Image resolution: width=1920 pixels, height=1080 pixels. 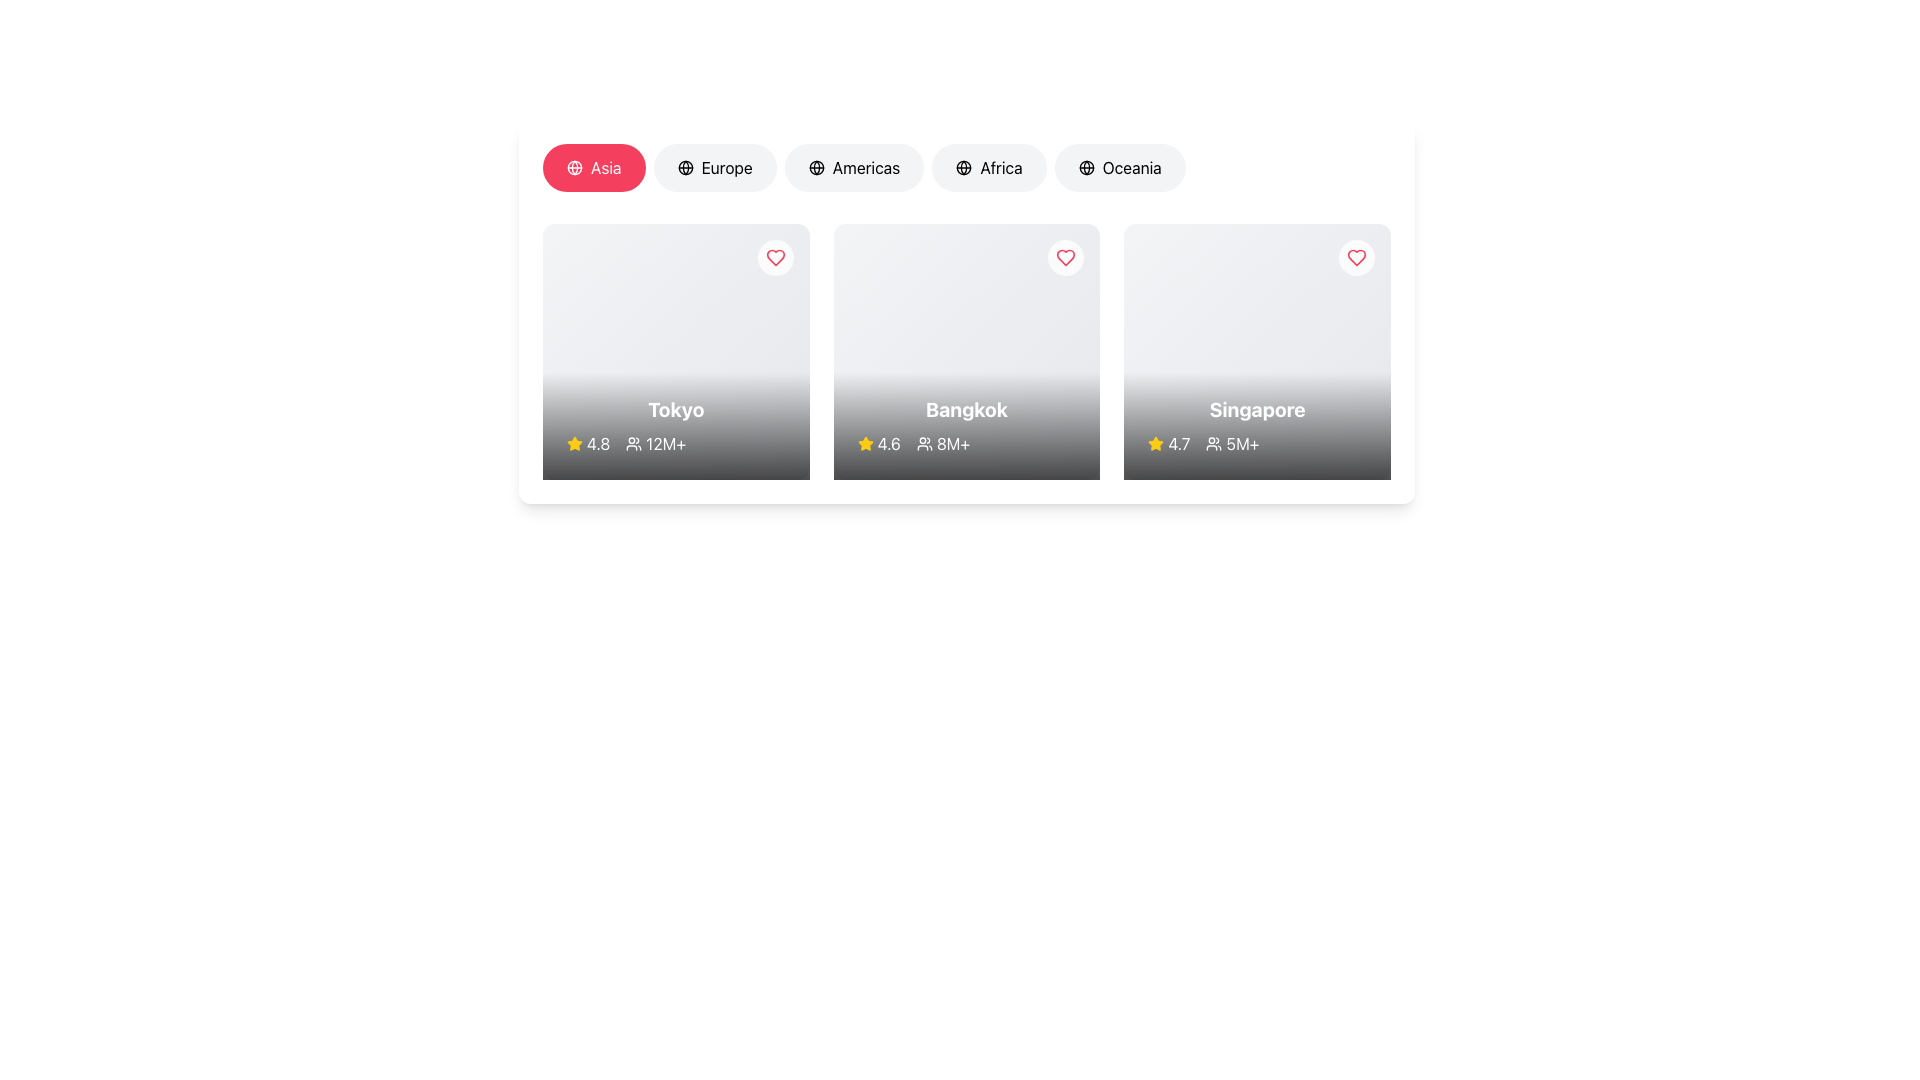 What do you see at coordinates (685, 167) in the screenshot?
I see `the Decorative Circle (SVG) element within the Asia region button group, located at the top-left area of the interface` at bounding box center [685, 167].